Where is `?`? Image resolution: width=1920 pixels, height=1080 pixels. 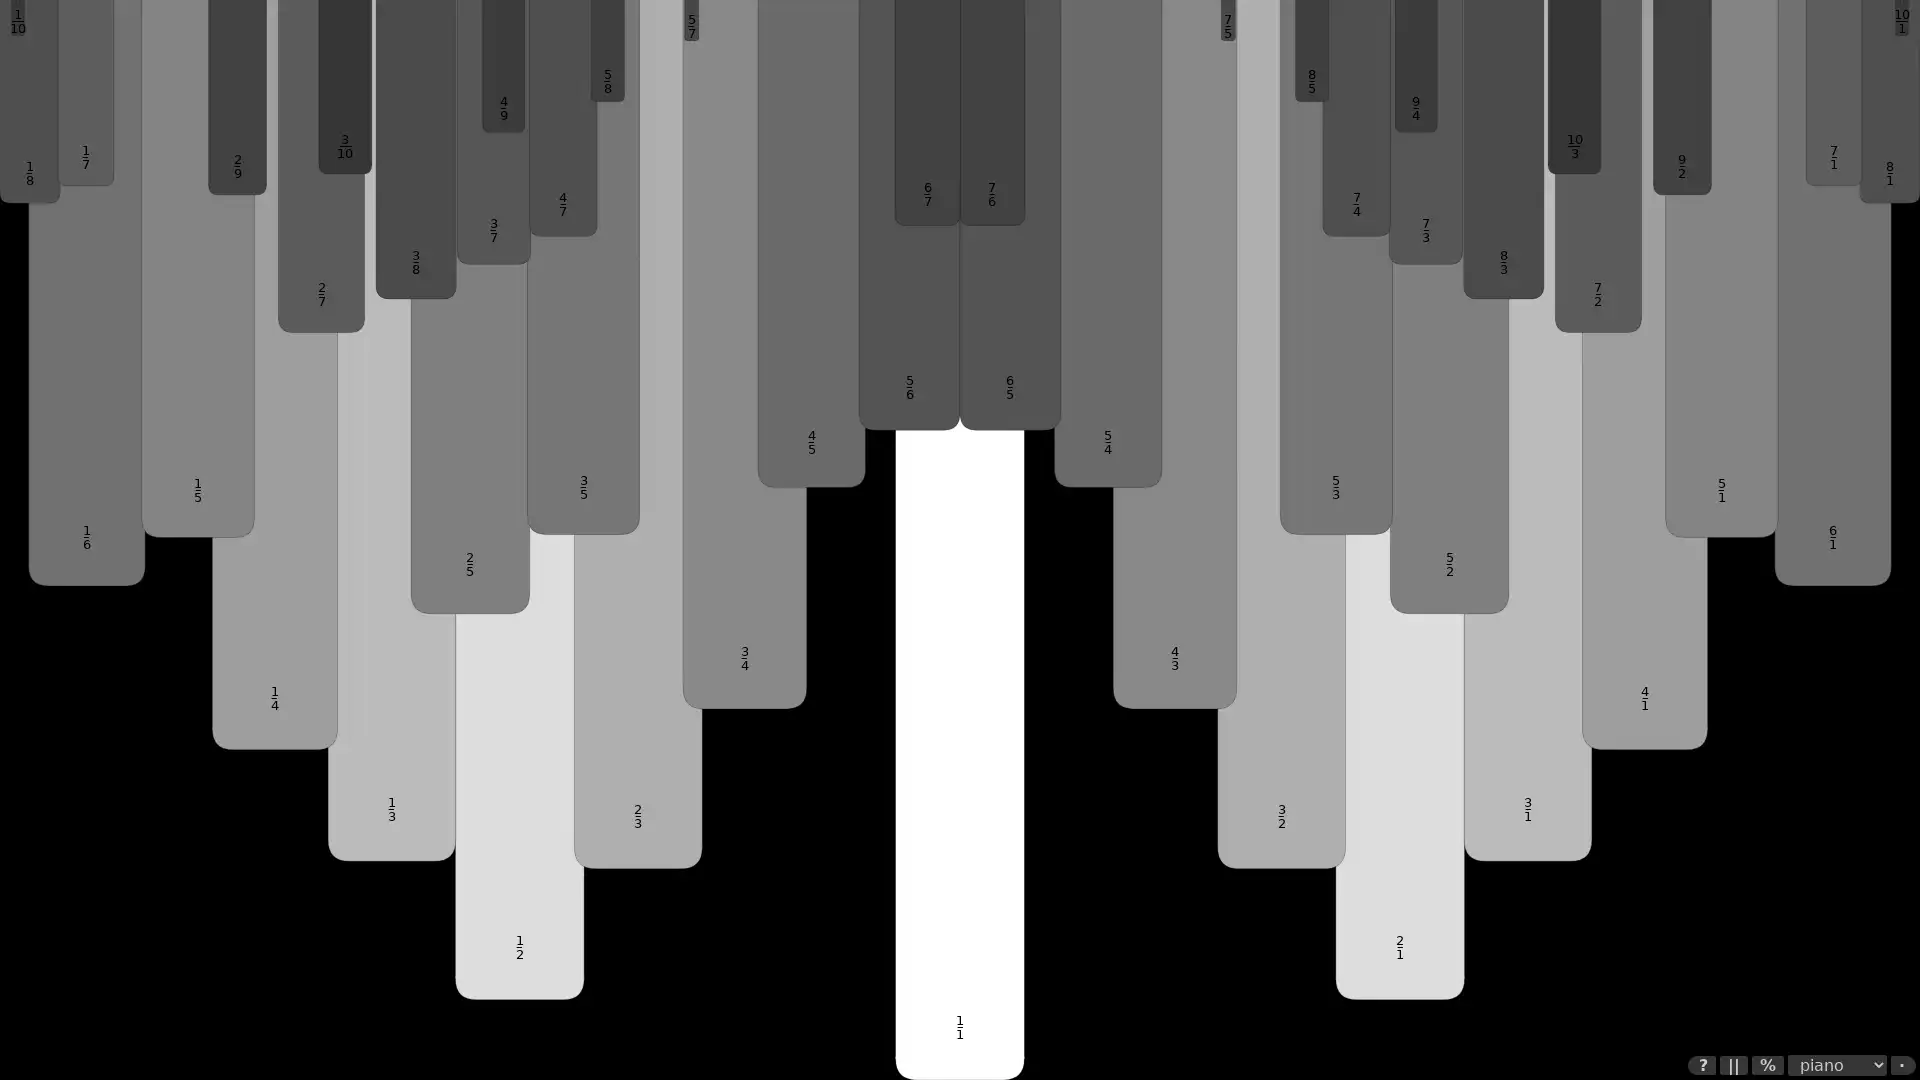 ? is located at coordinates (1699, 1064).